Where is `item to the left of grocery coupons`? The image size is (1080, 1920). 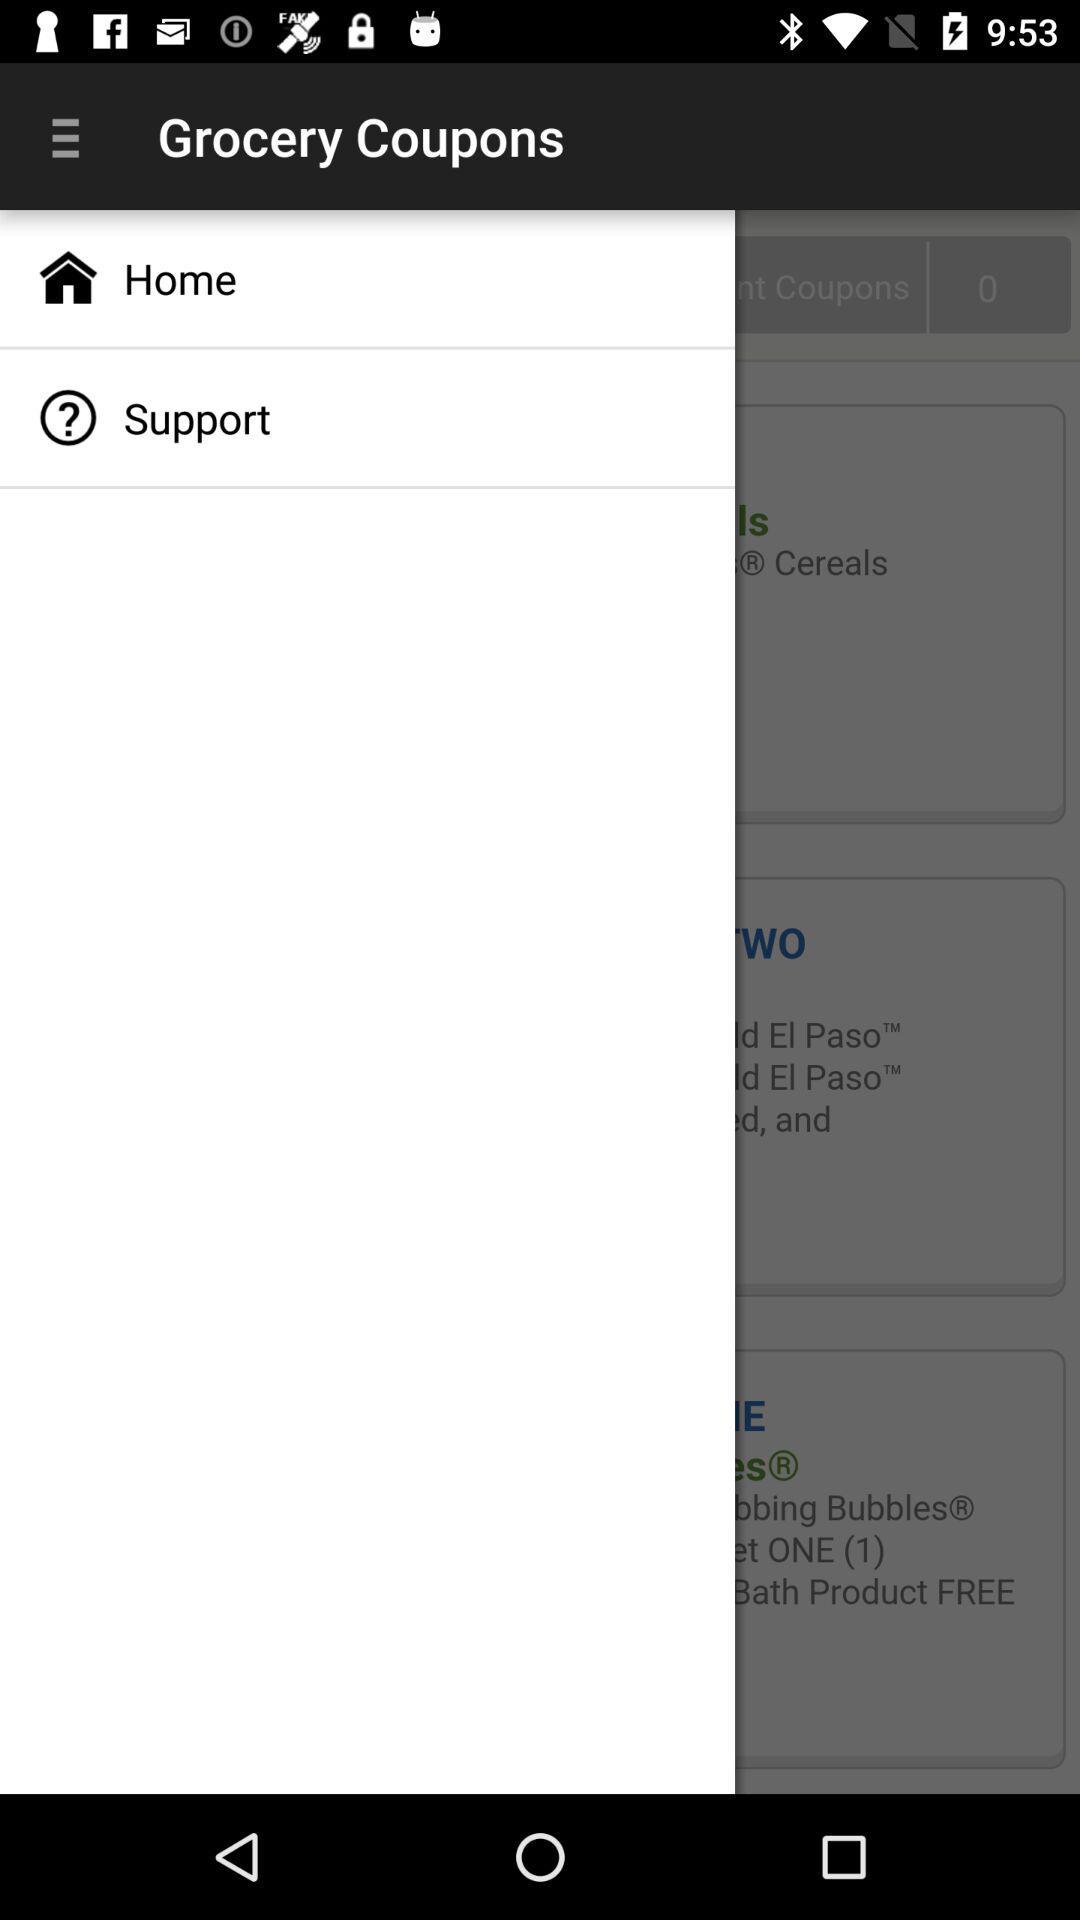 item to the left of grocery coupons is located at coordinates (72, 135).